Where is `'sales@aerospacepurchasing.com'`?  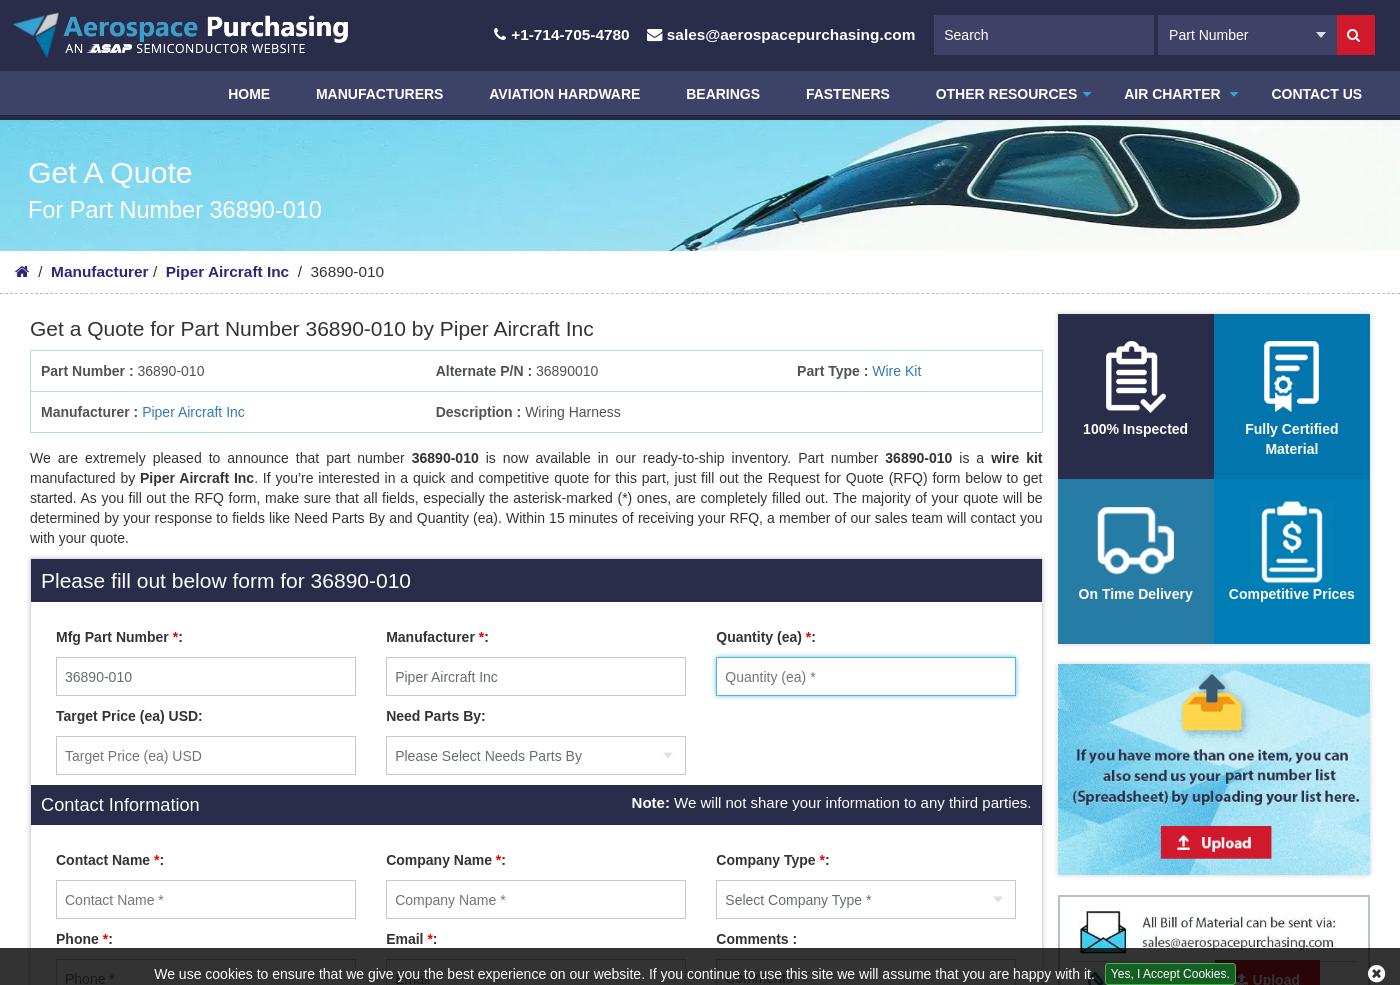 'sales@aerospacepurchasing.com' is located at coordinates (790, 33).